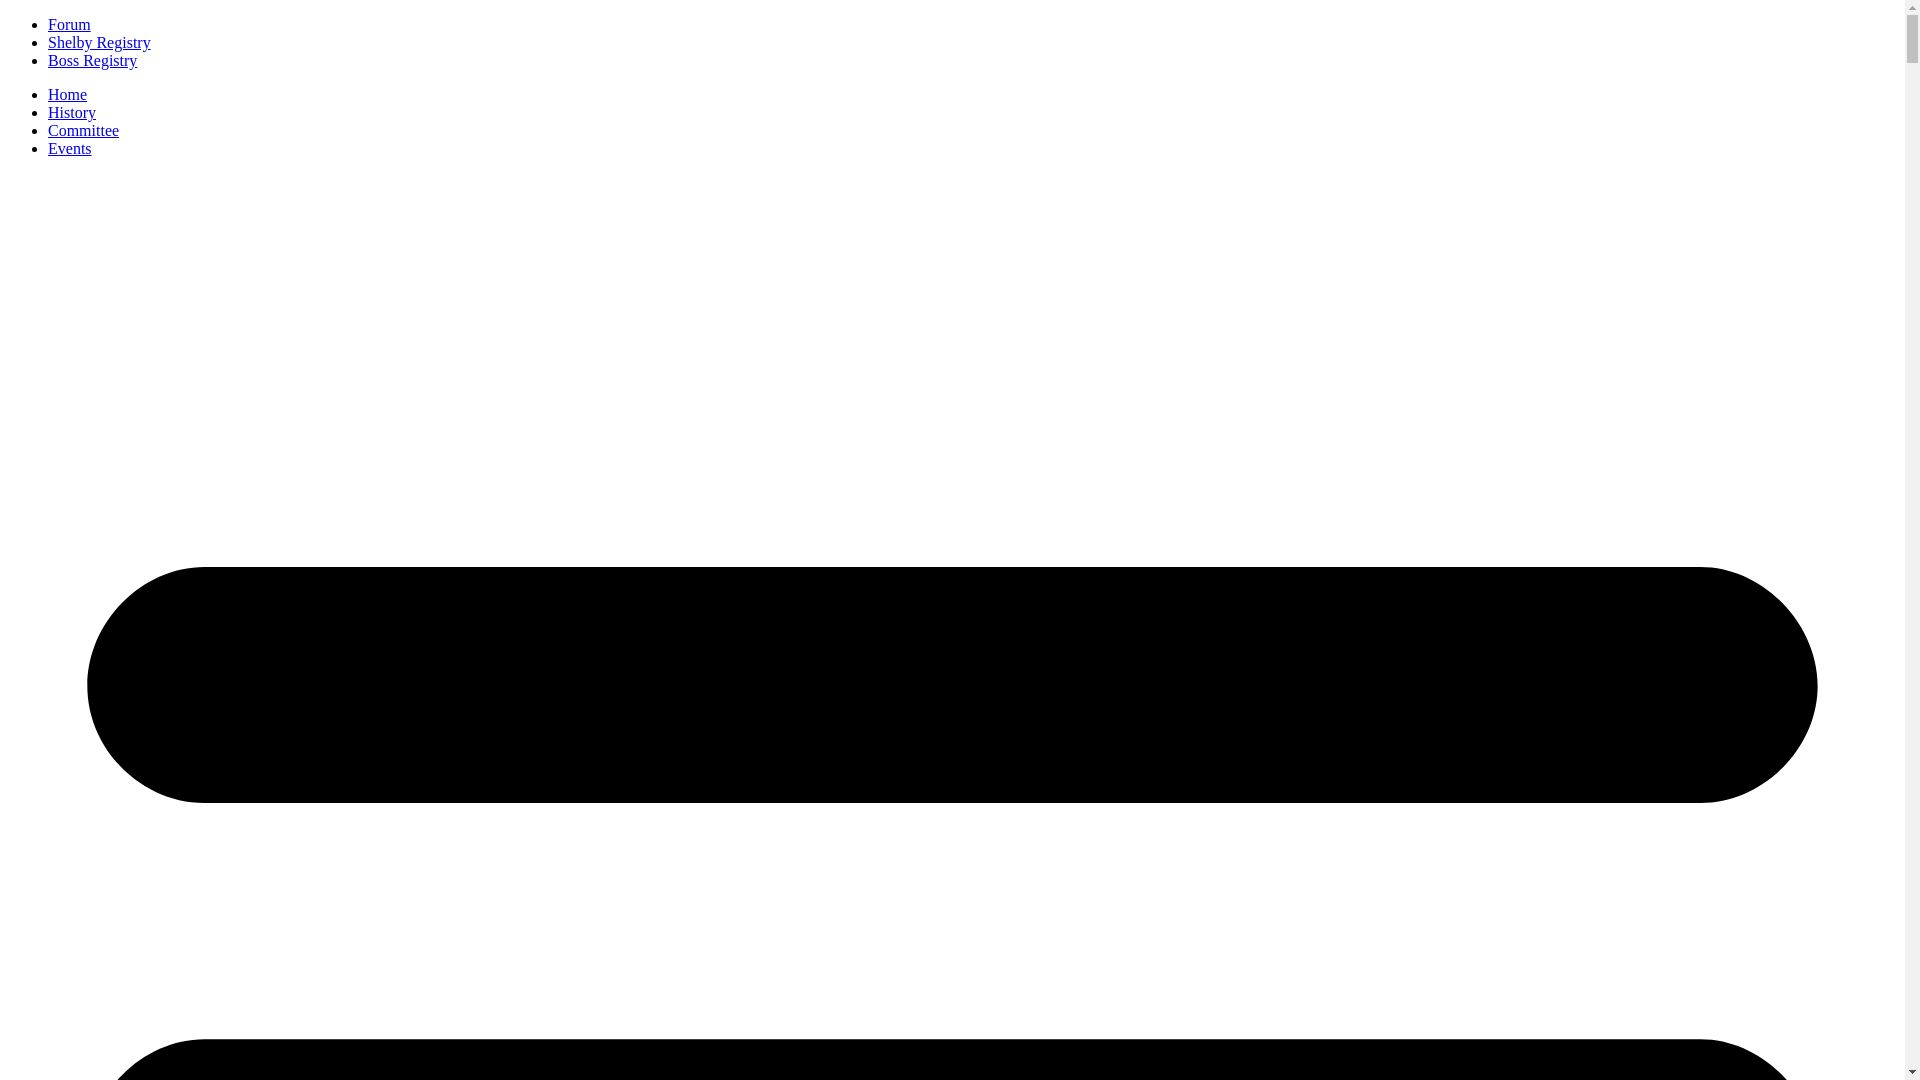 This screenshot has height=1080, width=1920. I want to click on 'Events', so click(70, 147).